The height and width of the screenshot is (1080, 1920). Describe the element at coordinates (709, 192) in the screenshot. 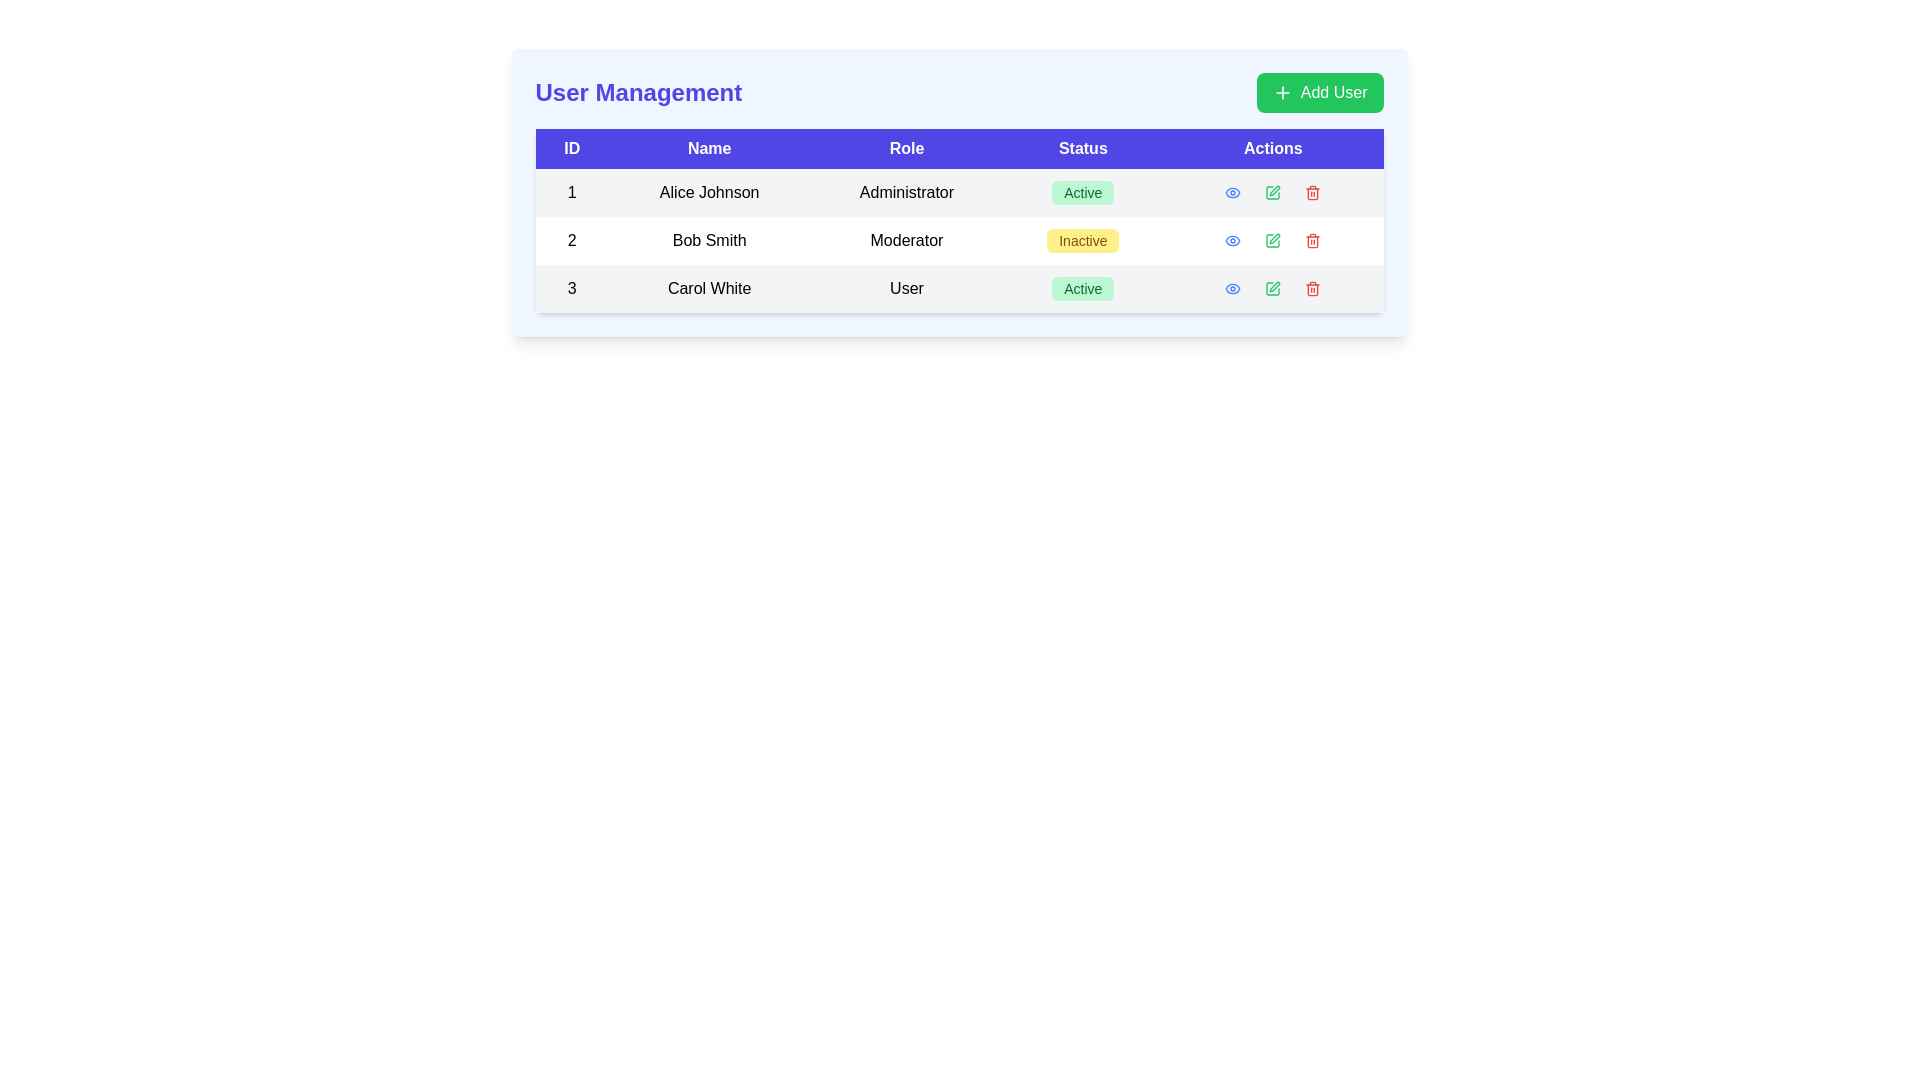

I see `text displayed in the text label showing 'Alice Johnson' in the 'Name' column of the first row of the user management table` at that location.